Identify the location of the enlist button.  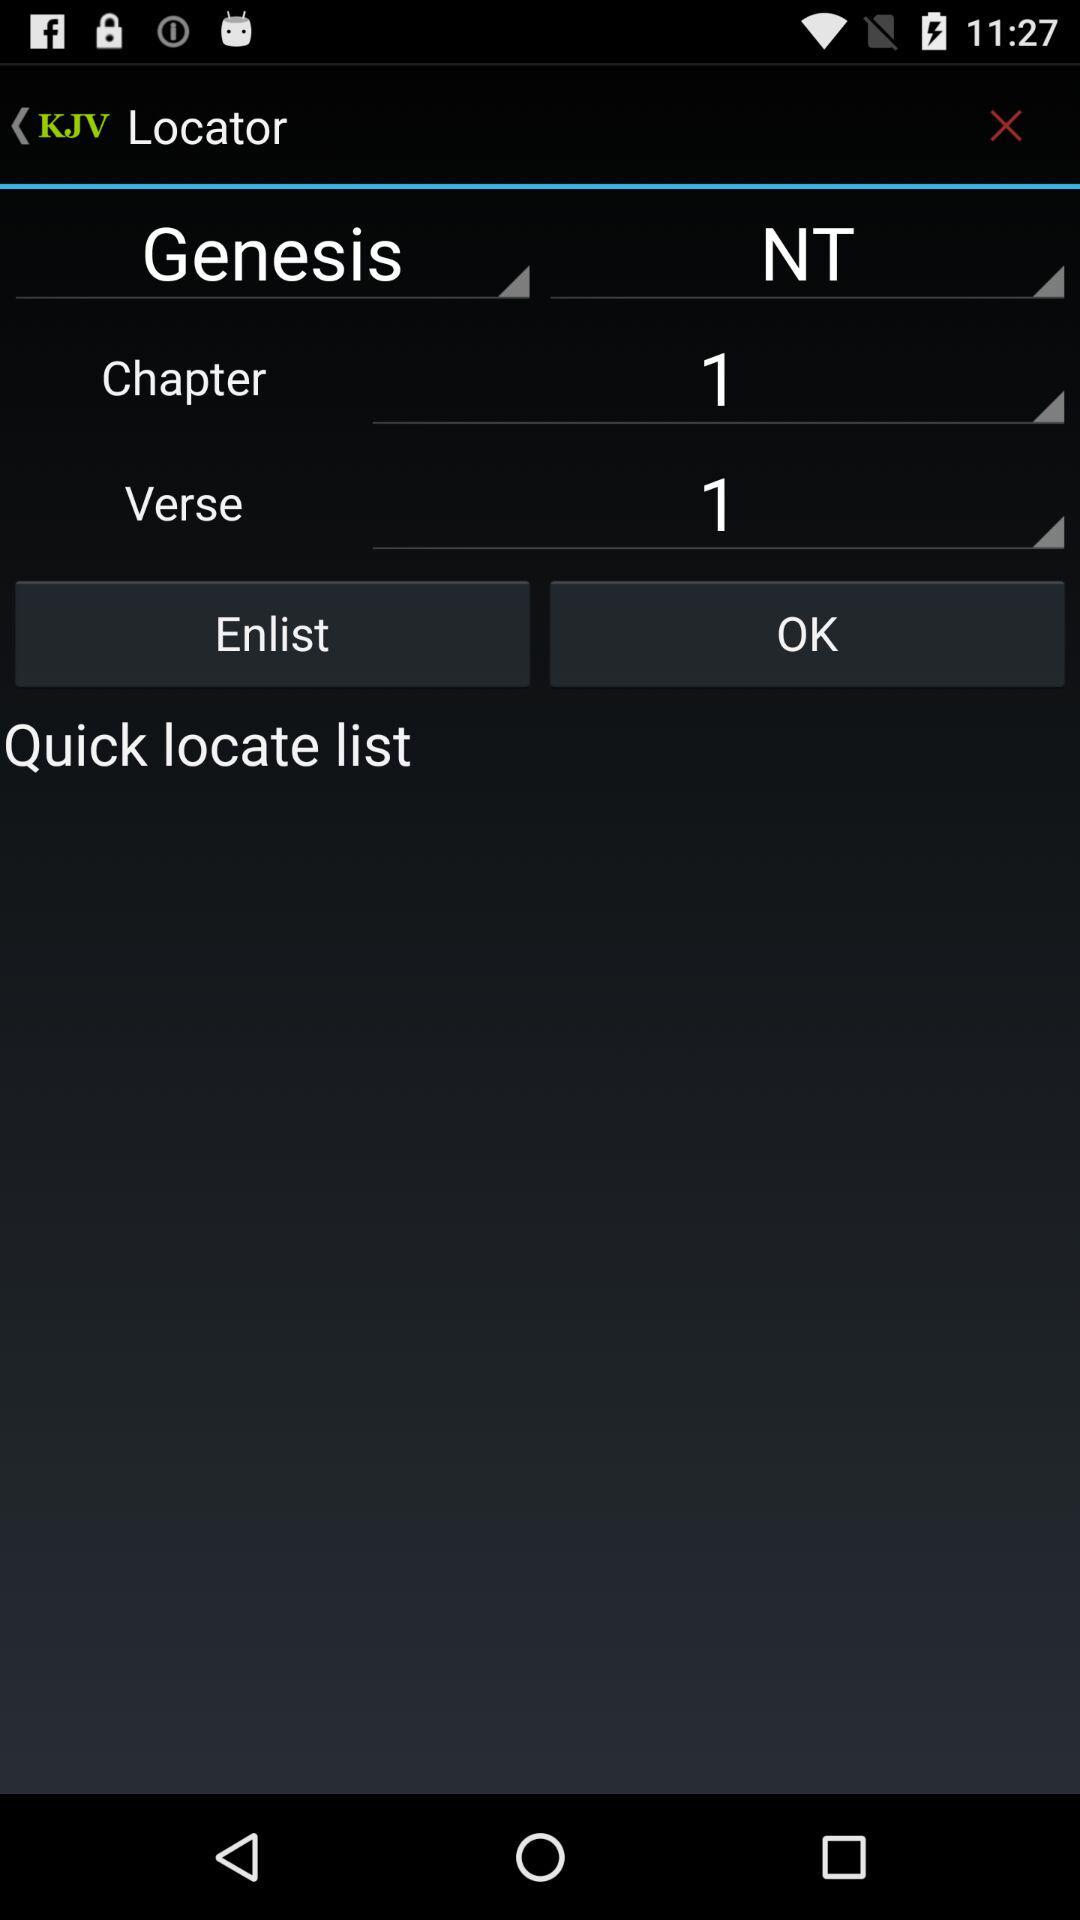
(272, 632).